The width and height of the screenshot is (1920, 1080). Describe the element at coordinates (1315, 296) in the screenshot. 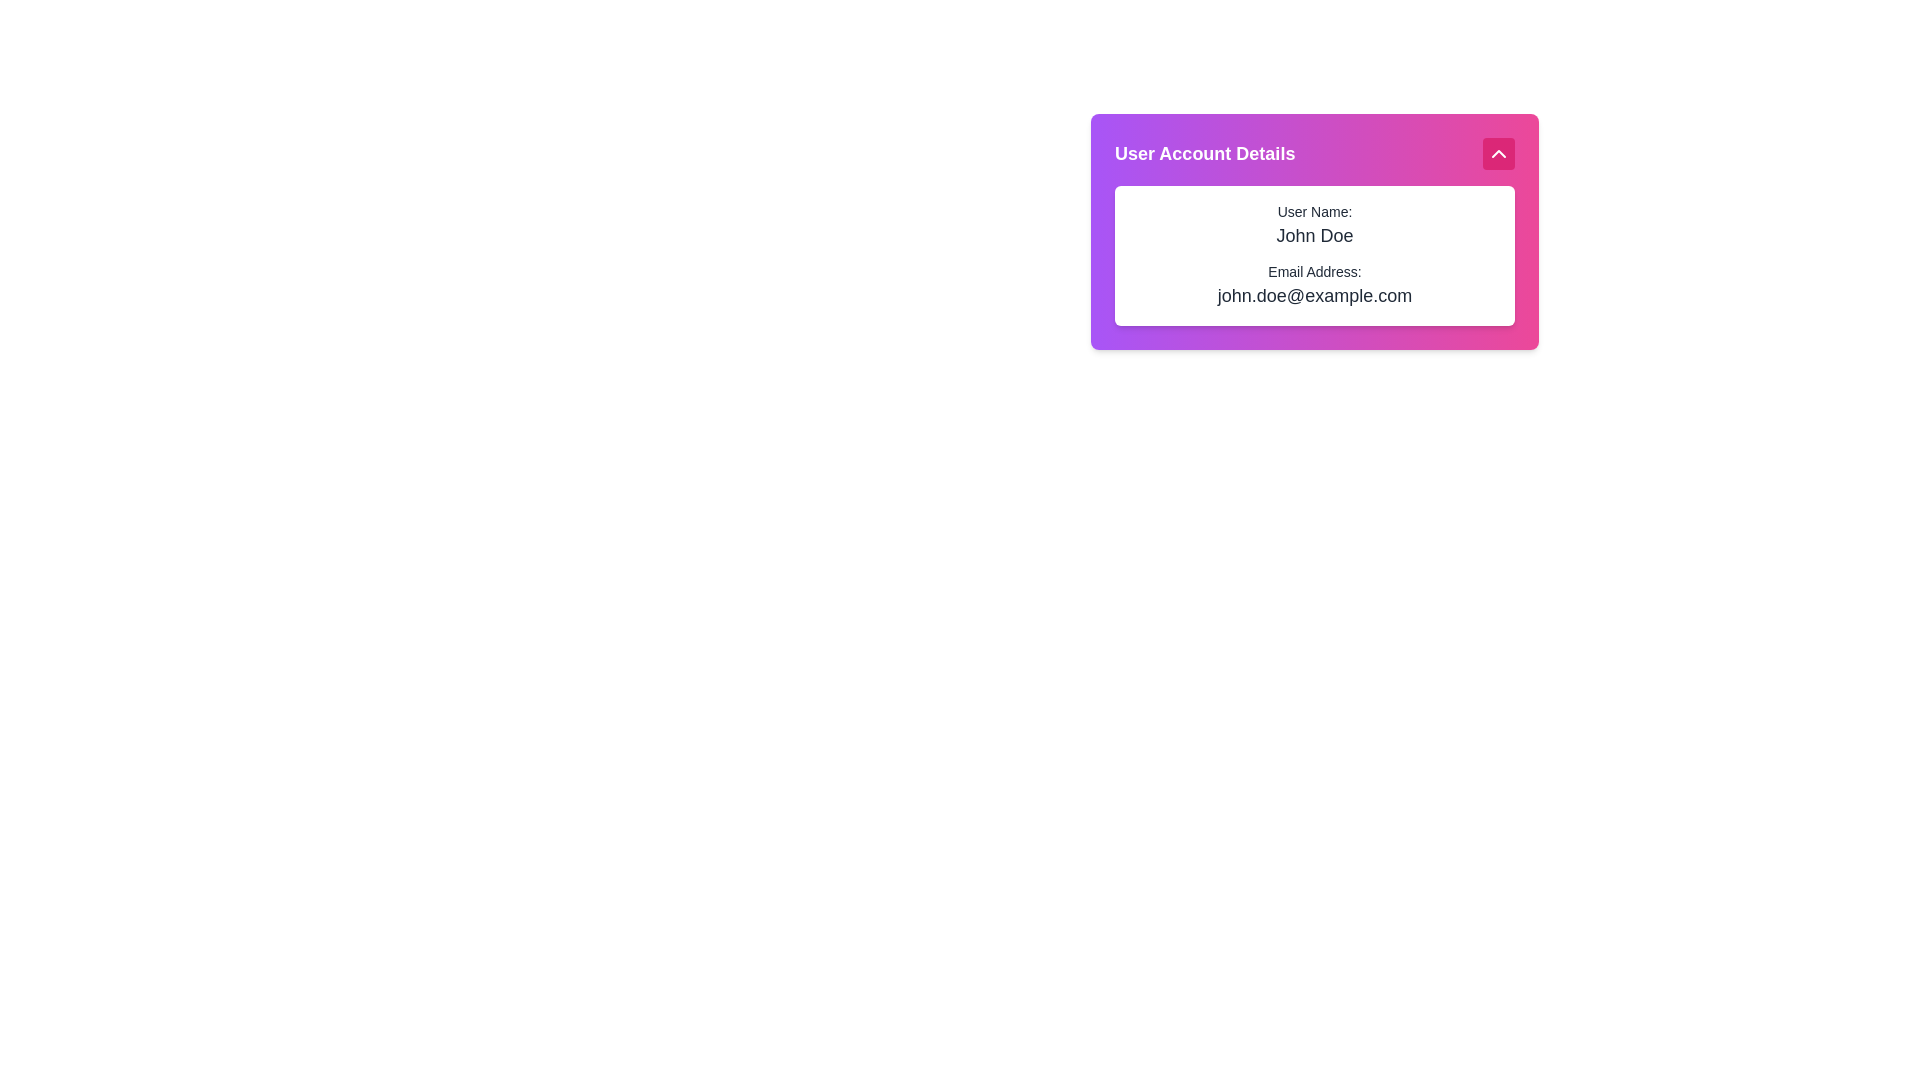

I see `the text element displaying 'john.doe@example.com' located below the 'Email Address:' label in the 'User Account Details' section` at that location.